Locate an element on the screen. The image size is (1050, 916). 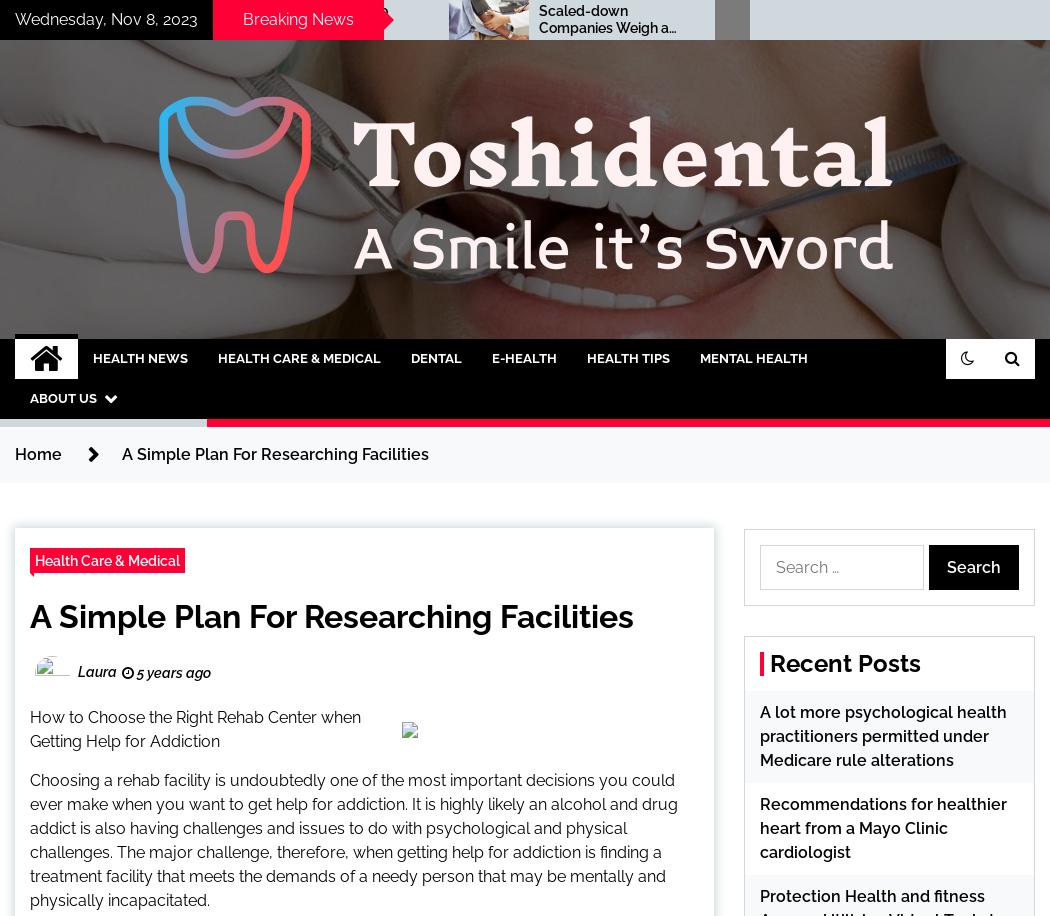
'Wednesday, Nov 8, 2023' is located at coordinates (106, 19).